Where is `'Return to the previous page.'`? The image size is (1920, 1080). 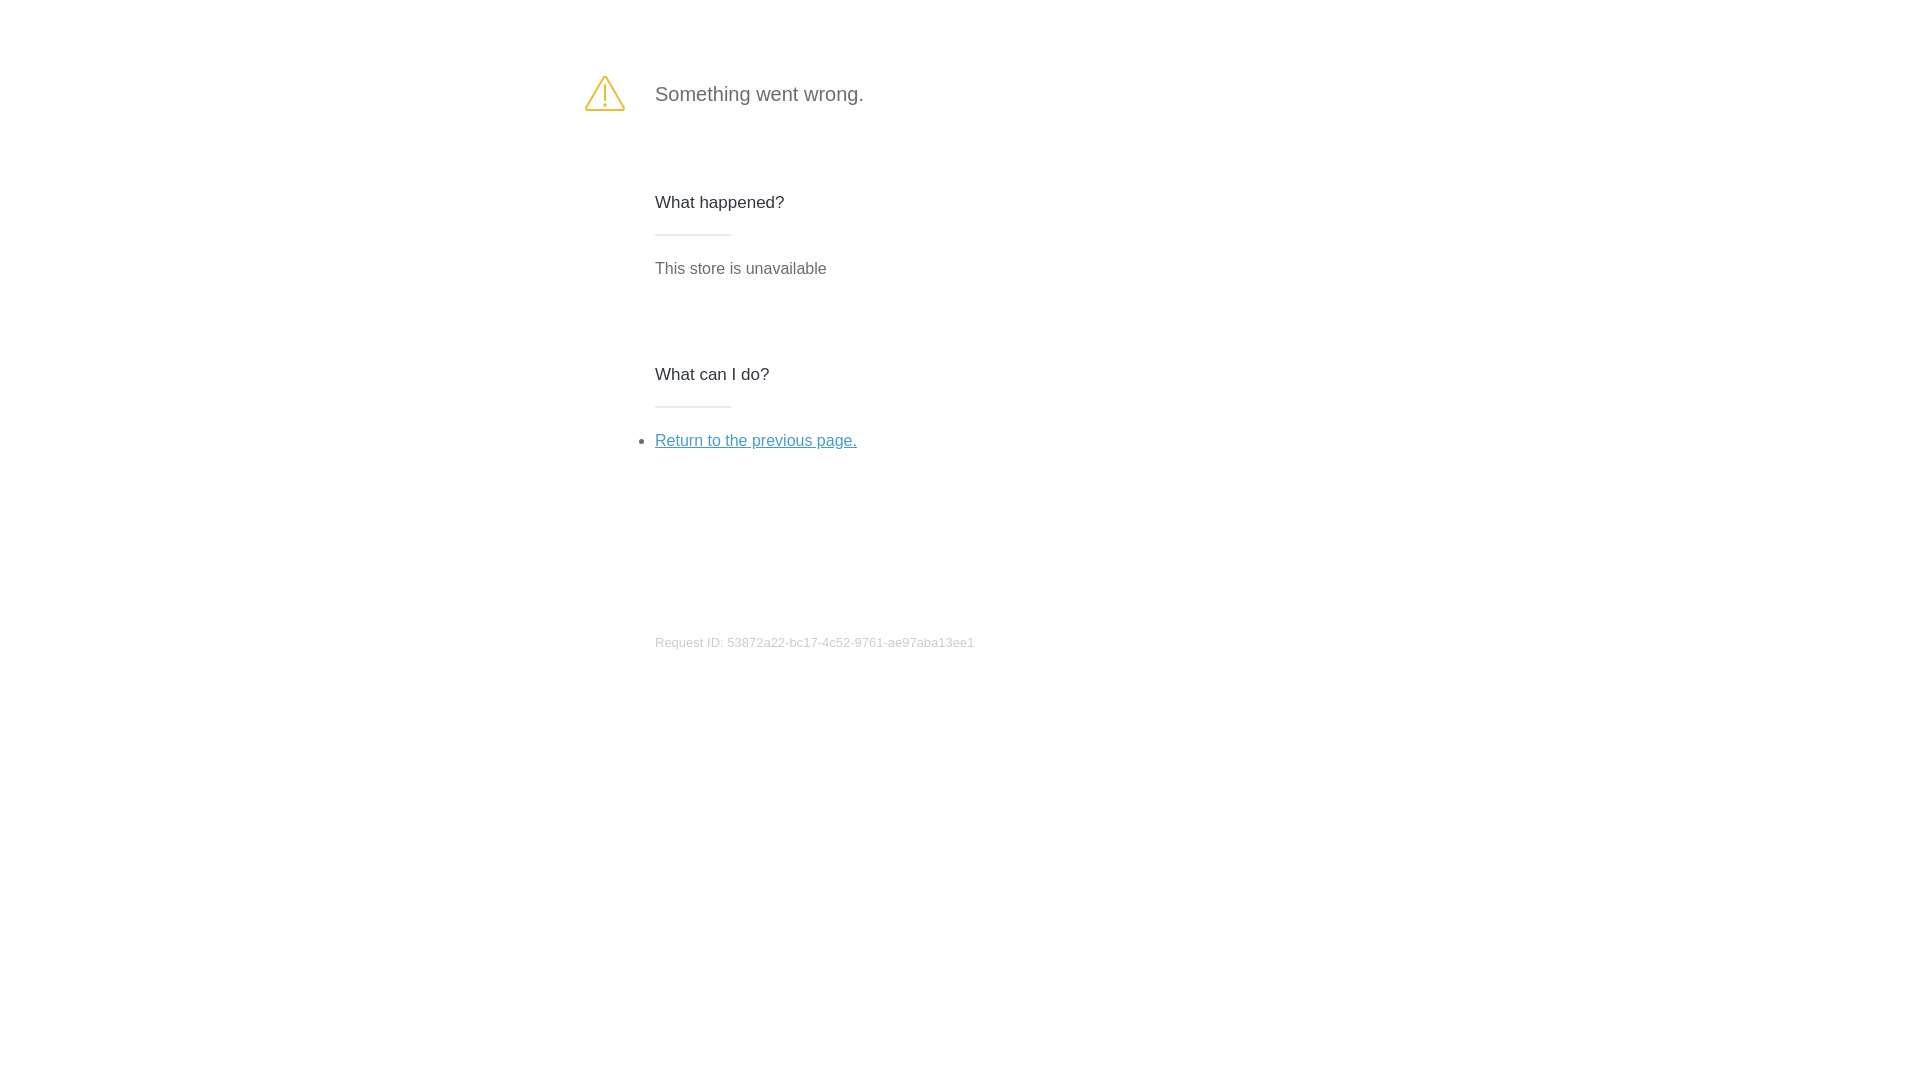 'Return to the previous page.' is located at coordinates (754, 439).